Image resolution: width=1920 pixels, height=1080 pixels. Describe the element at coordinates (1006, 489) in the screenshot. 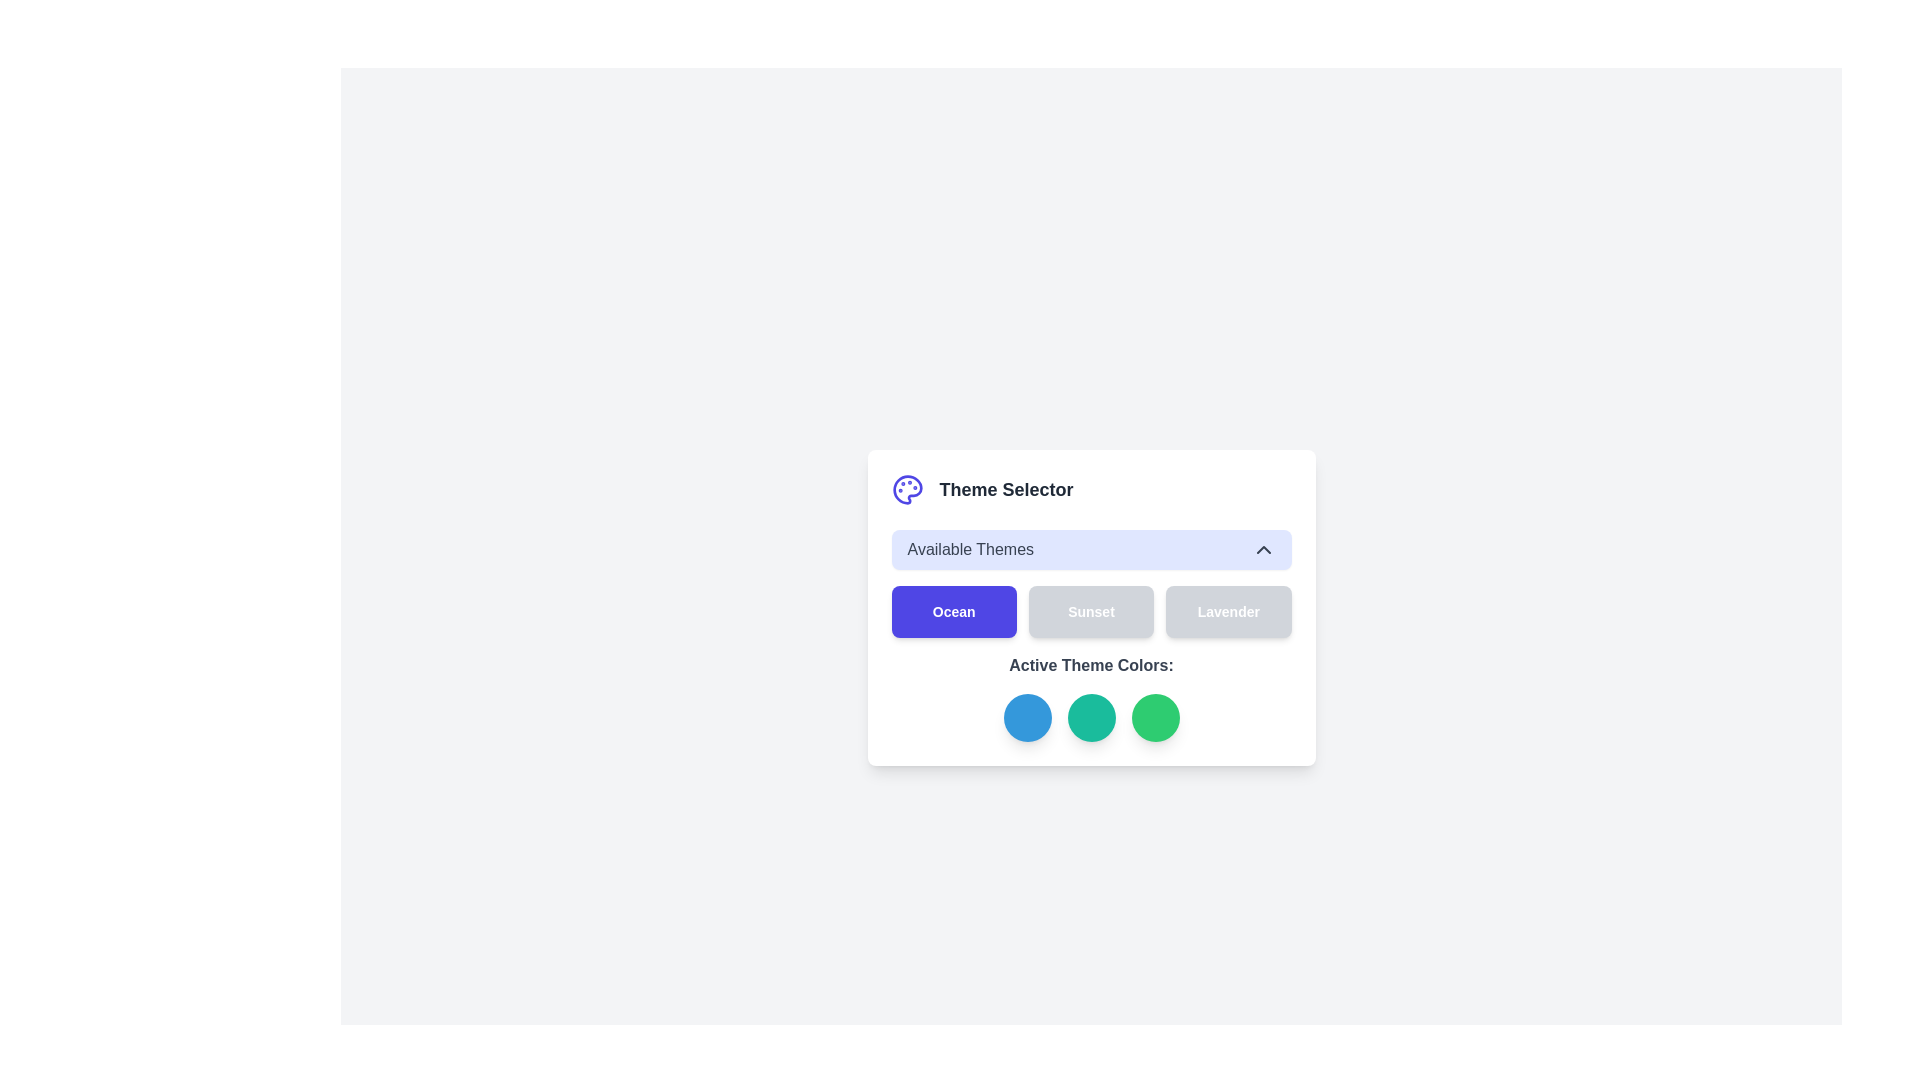

I see `the main heading text of the 'Theme Selector' panel, which indicates the purpose of the section below and is located to the right of a palette icon` at that location.